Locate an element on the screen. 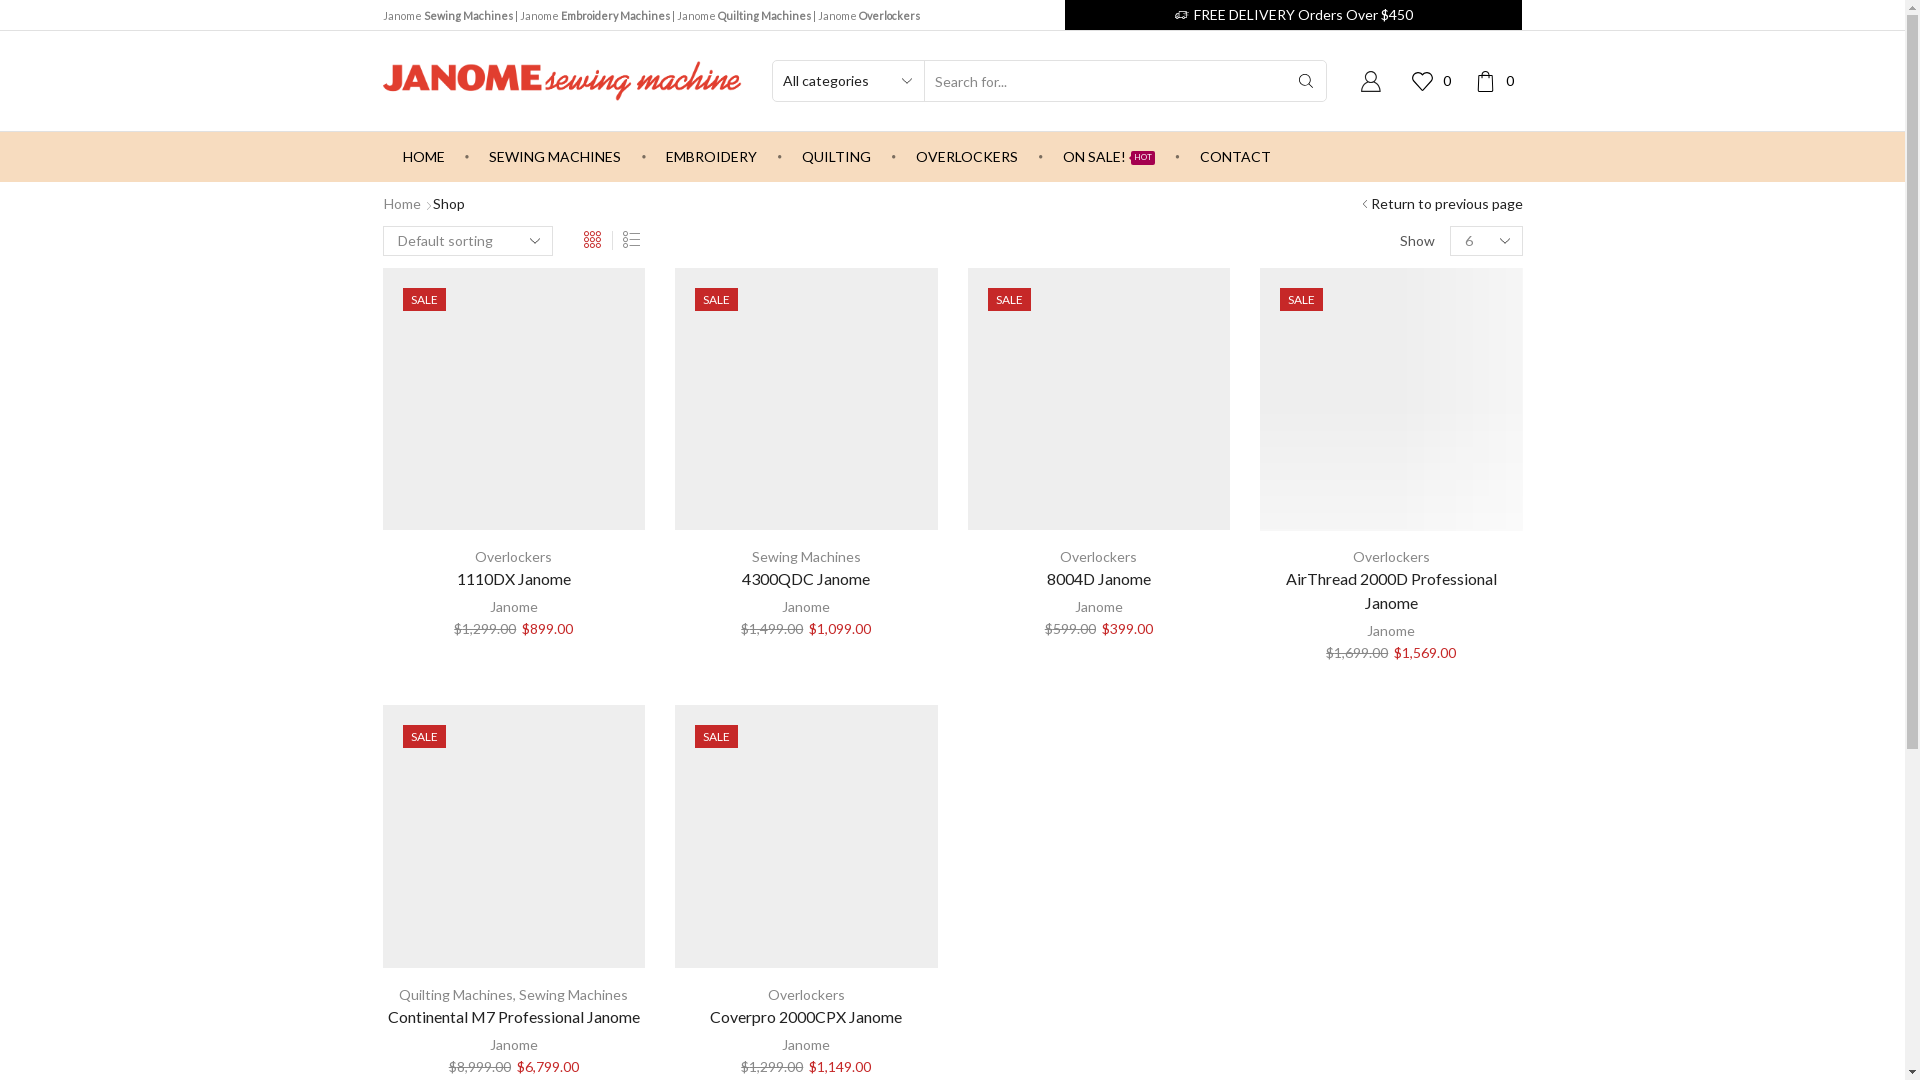 Image resolution: width=1920 pixels, height=1080 pixels. 'SEWING MACHINES' is located at coordinates (468, 156).